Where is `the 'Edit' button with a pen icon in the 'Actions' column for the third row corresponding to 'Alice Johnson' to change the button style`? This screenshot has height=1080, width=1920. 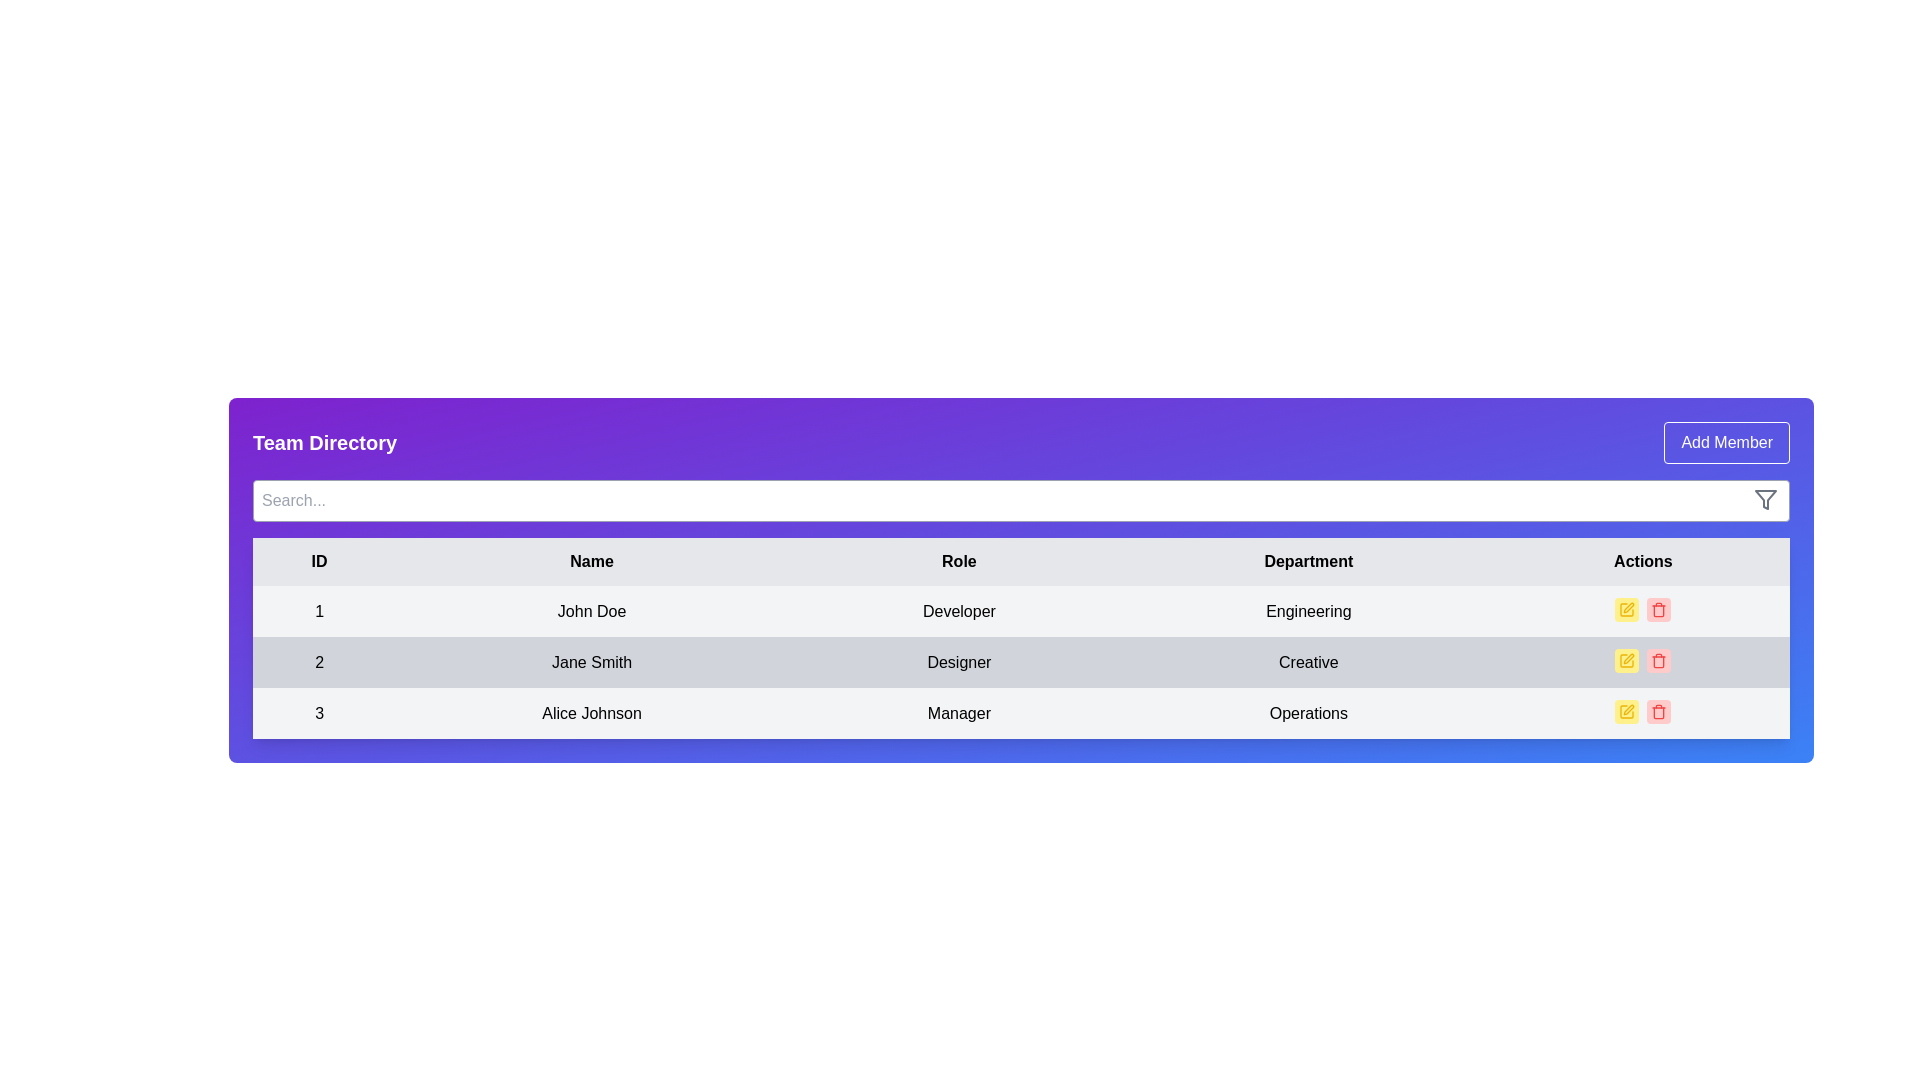 the 'Edit' button with a pen icon in the 'Actions' column for the third row corresponding to 'Alice Johnson' to change the button style is located at coordinates (1627, 711).